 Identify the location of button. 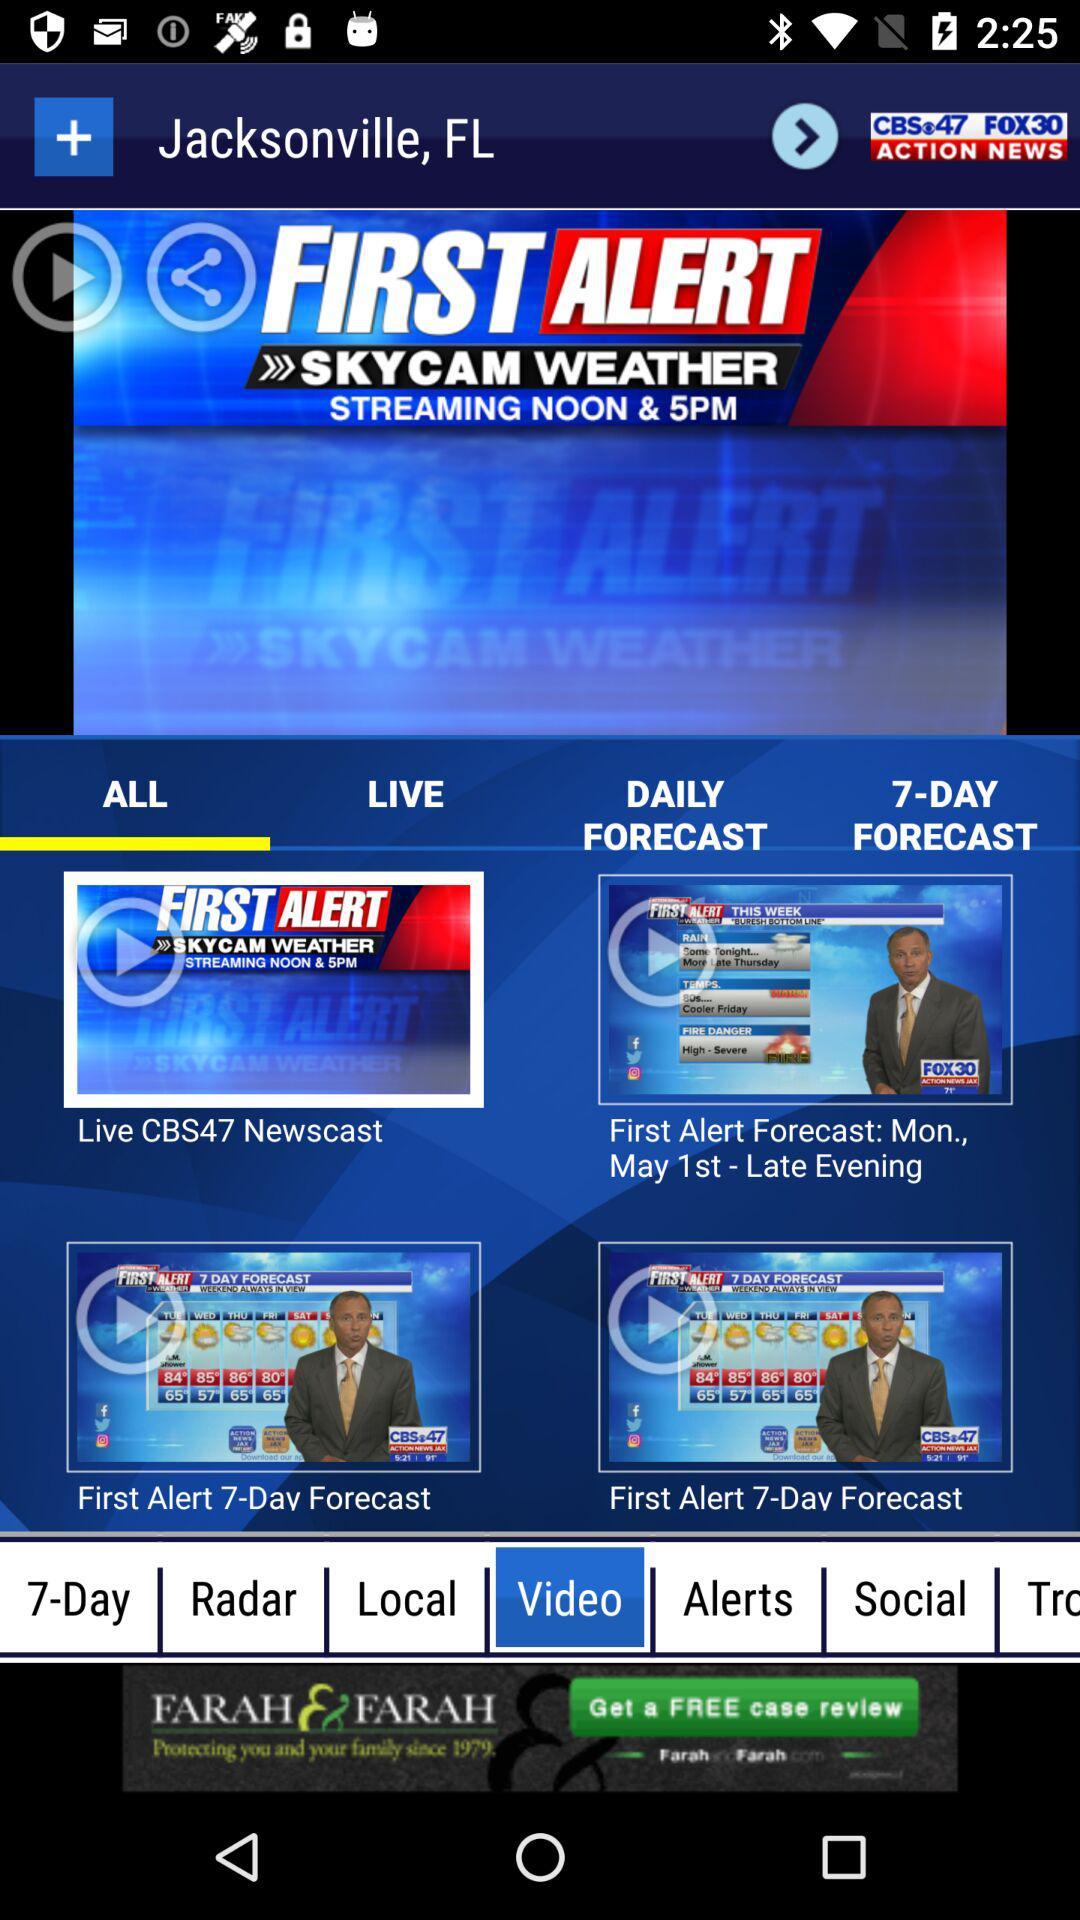
(72, 135).